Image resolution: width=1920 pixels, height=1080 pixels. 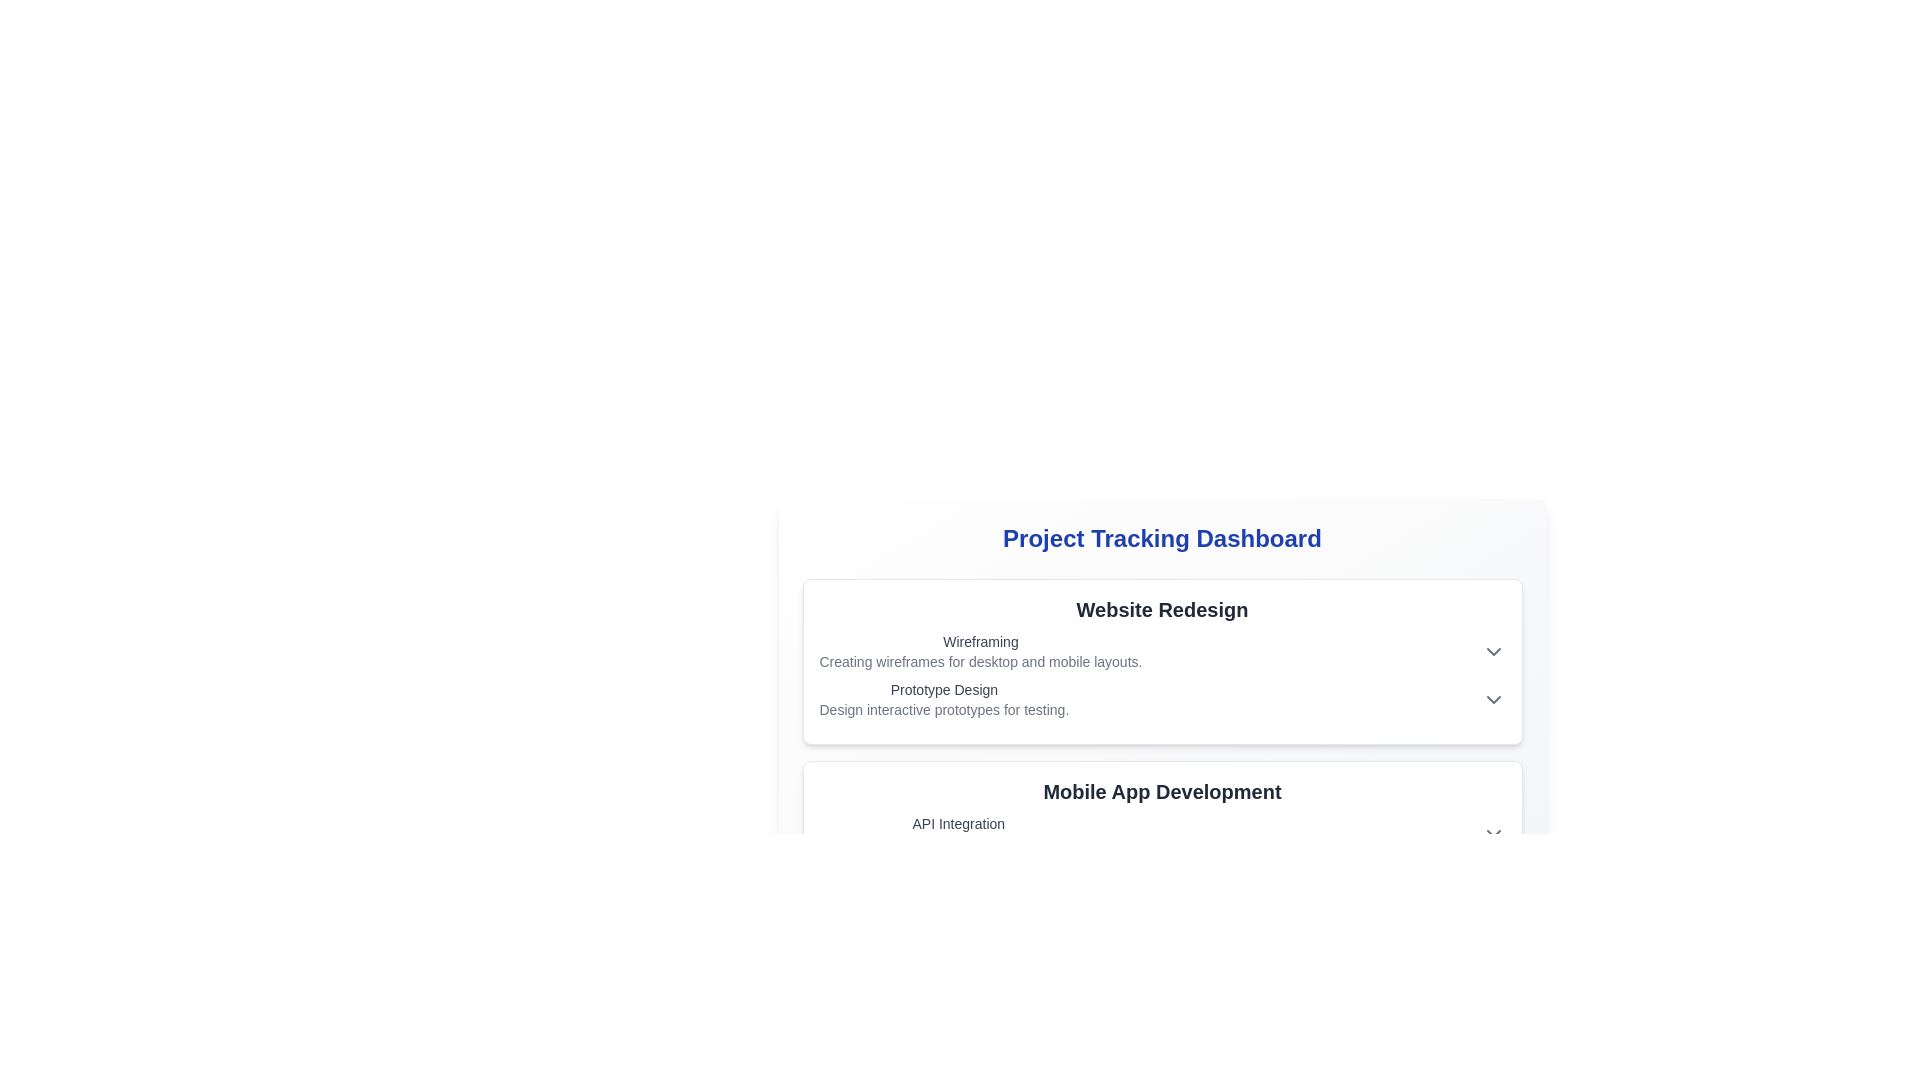 I want to click on the textual information block titled 'API Integration' which displays 'Connecting front-end and back-end services.', so click(x=957, y=833).